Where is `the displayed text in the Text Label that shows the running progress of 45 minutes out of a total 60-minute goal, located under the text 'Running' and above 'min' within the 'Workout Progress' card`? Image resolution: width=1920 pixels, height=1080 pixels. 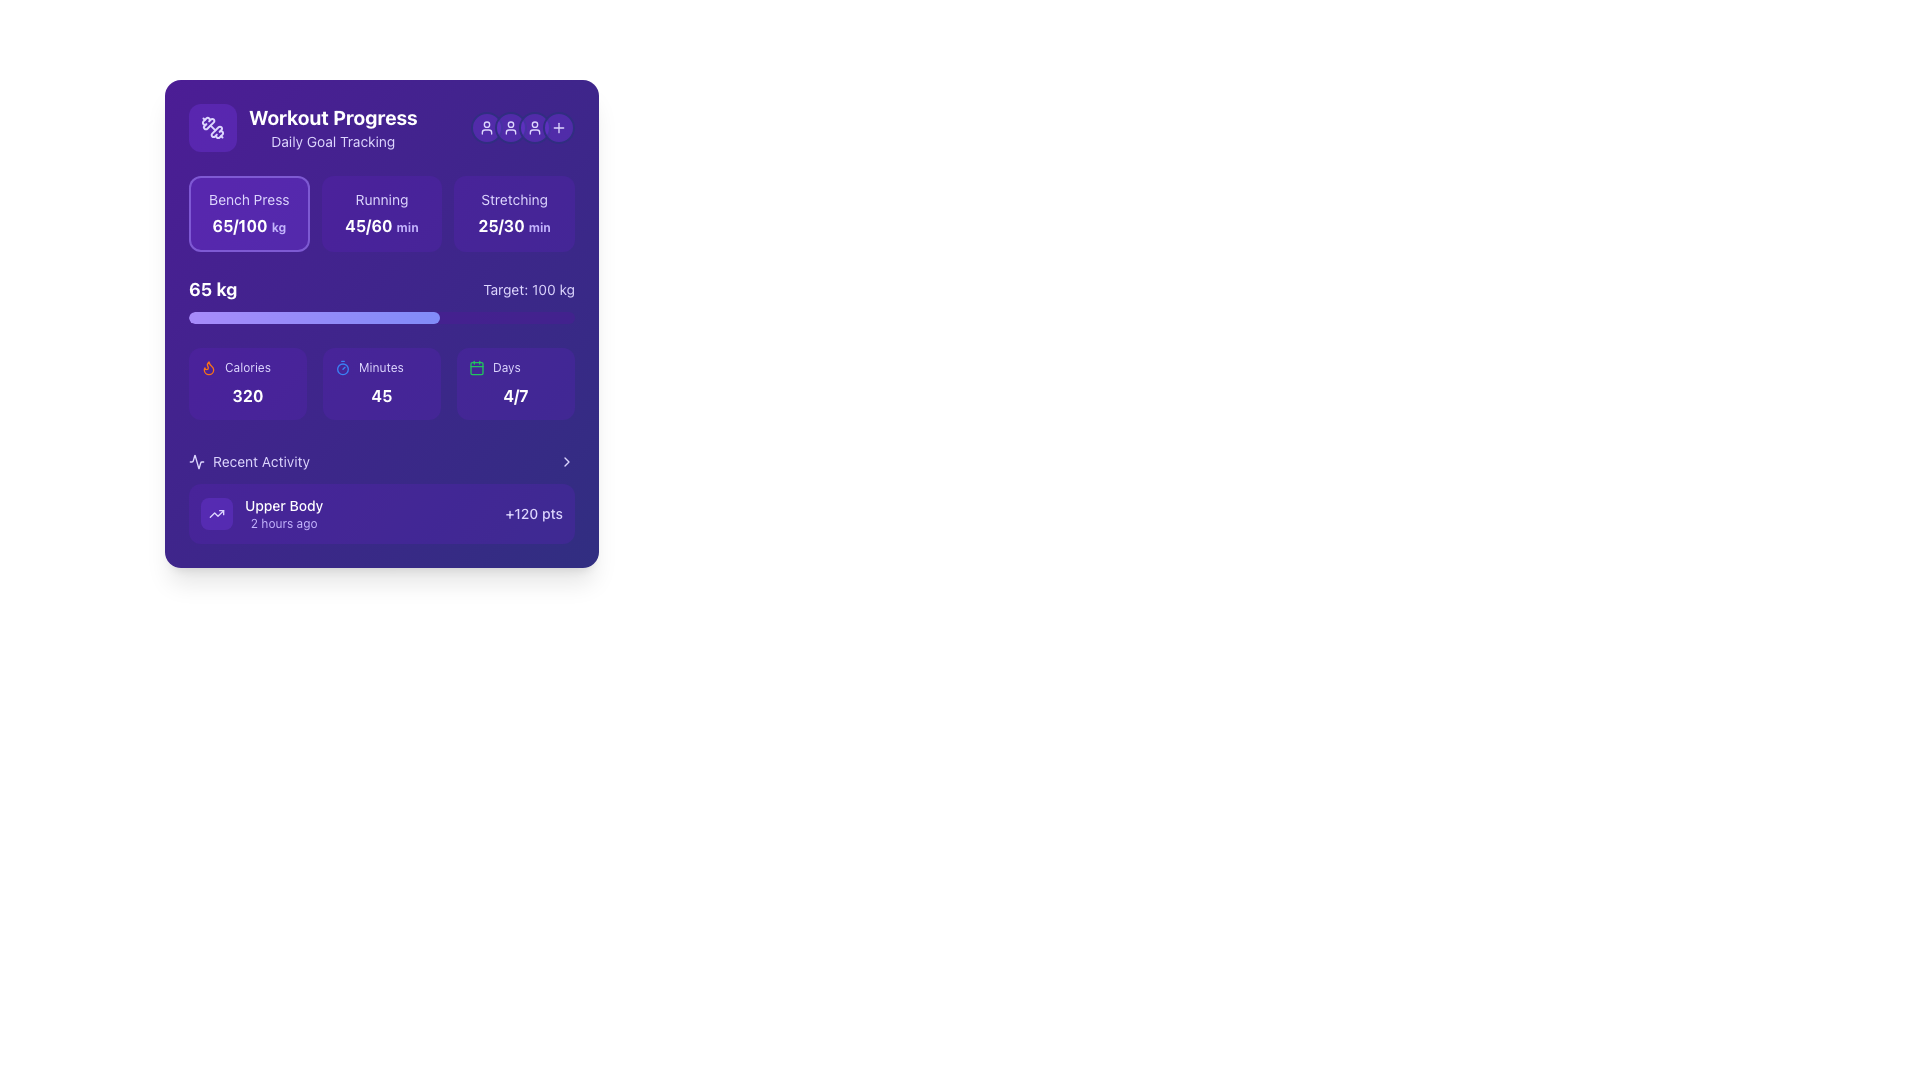 the displayed text in the Text Label that shows the running progress of 45 minutes out of a total 60-minute goal, located under the text 'Running' and above 'min' within the 'Workout Progress' card is located at coordinates (382, 225).